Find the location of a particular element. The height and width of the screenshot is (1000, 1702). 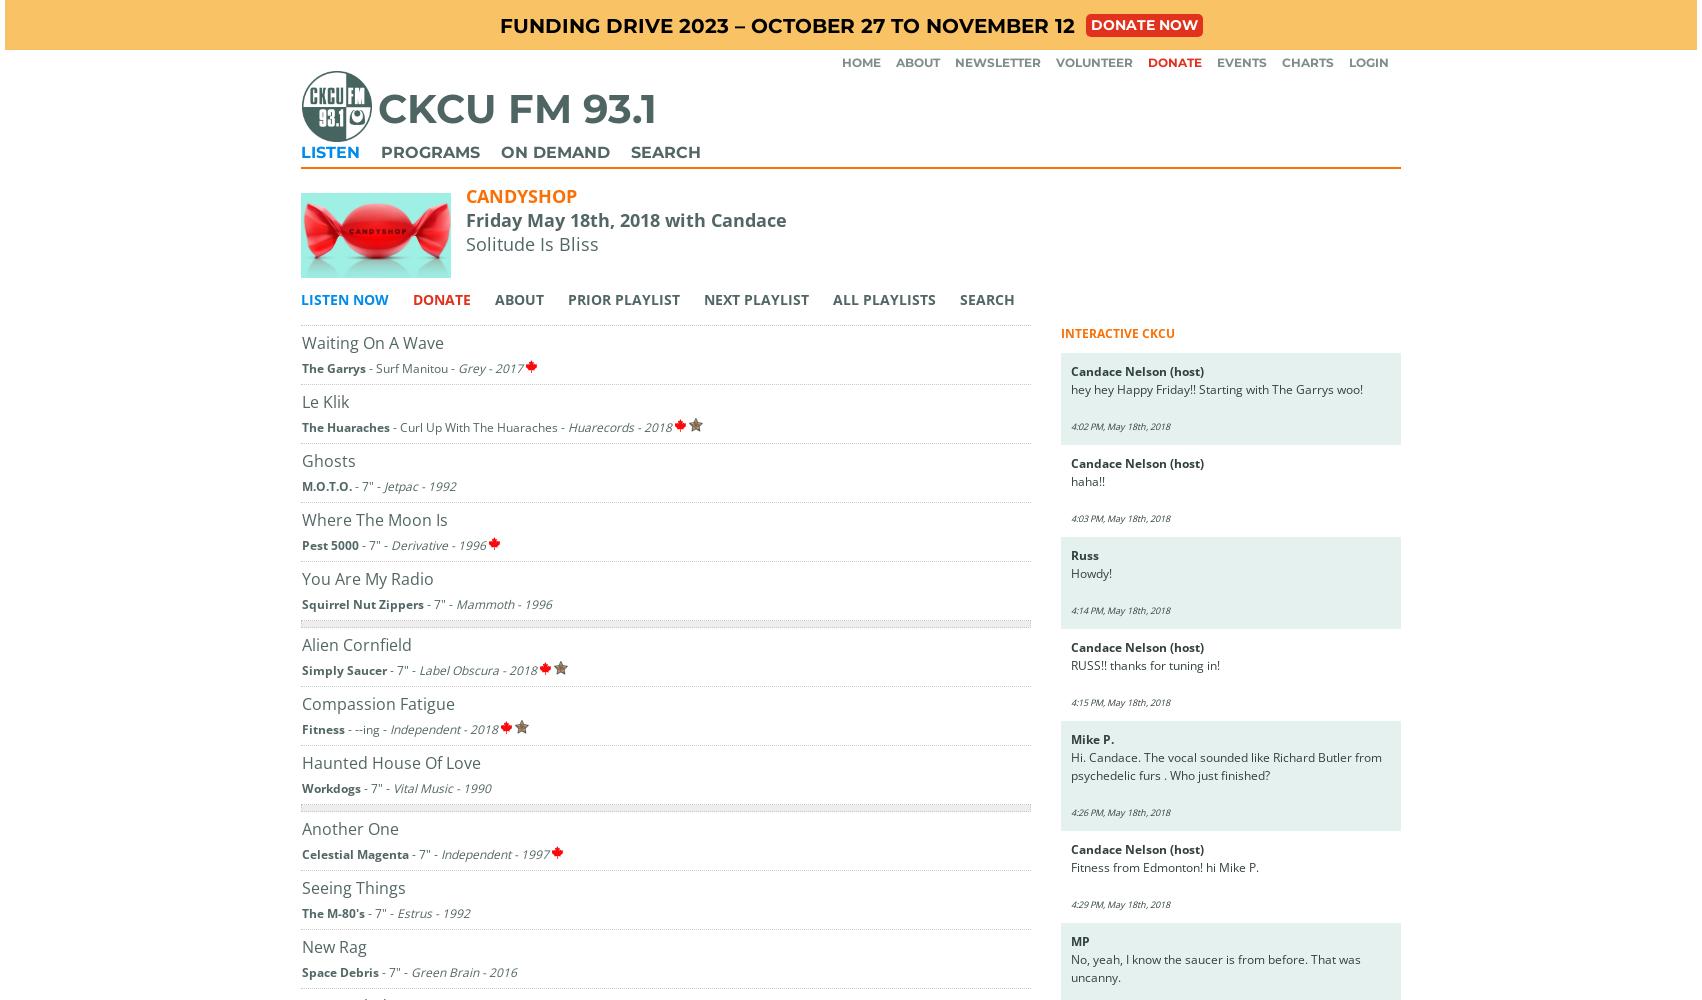

'Squirrel Nut Zippers' is located at coordinates (363, 602).